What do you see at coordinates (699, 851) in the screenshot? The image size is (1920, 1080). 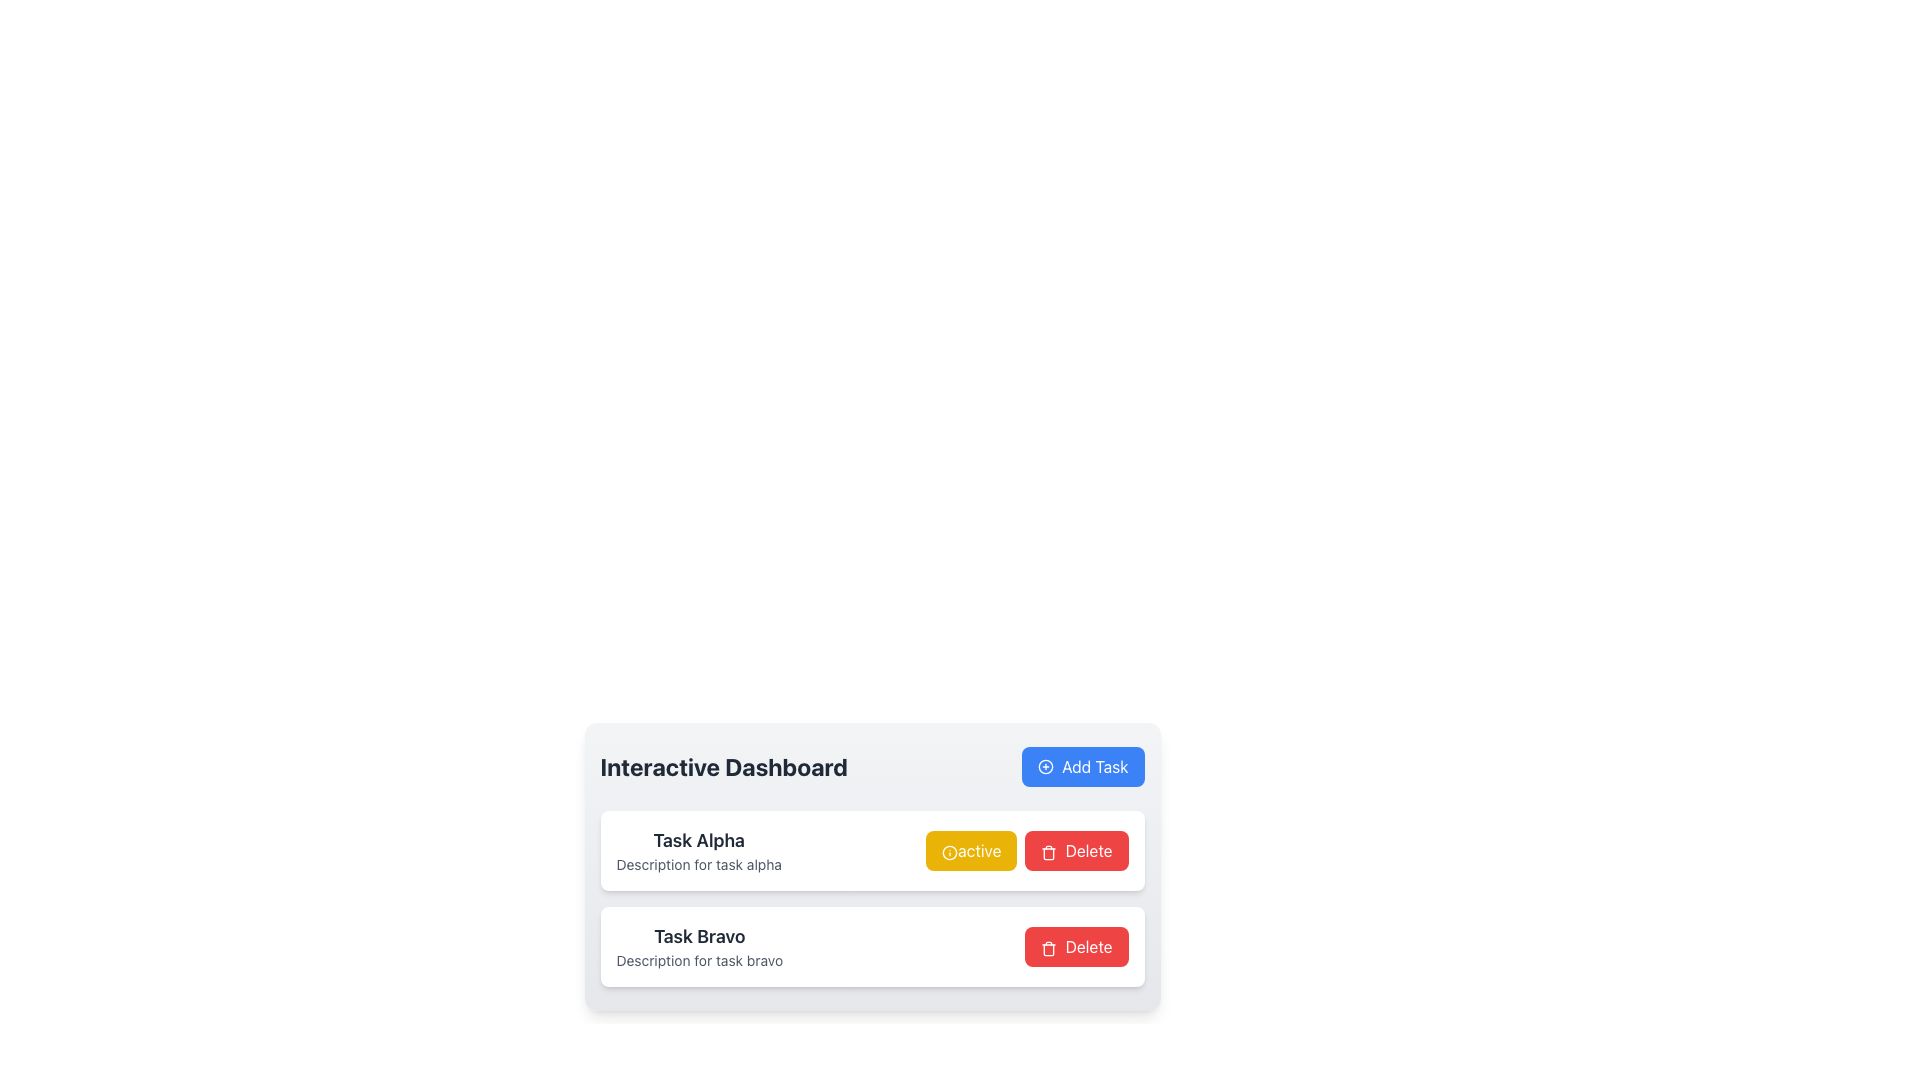 I see `text displayed in the task descriptor element labeled 'Task Alpha' with its description 'Description for task alpha'` at bounding box center [699, 851].